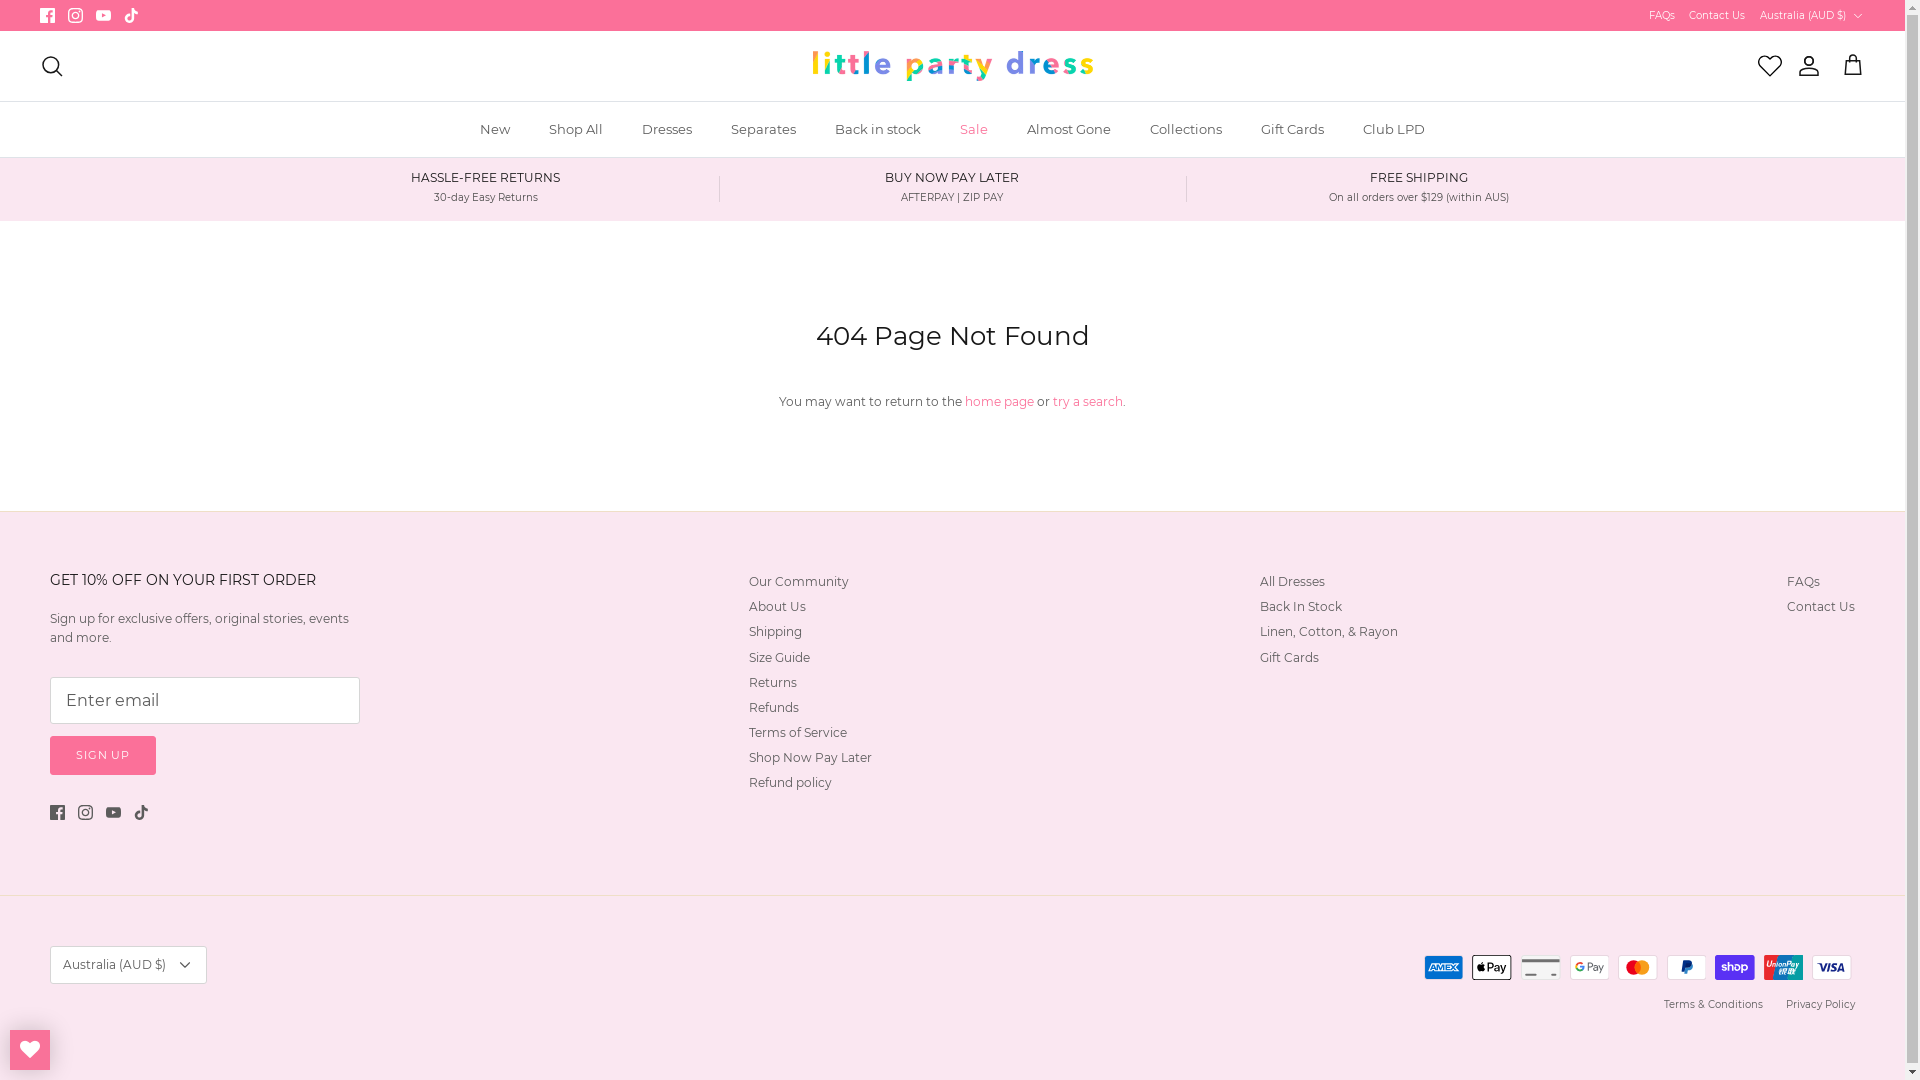  Describe the element at coordinates (1851, 64) in the screenshot. I see `'Cart'` at that location.